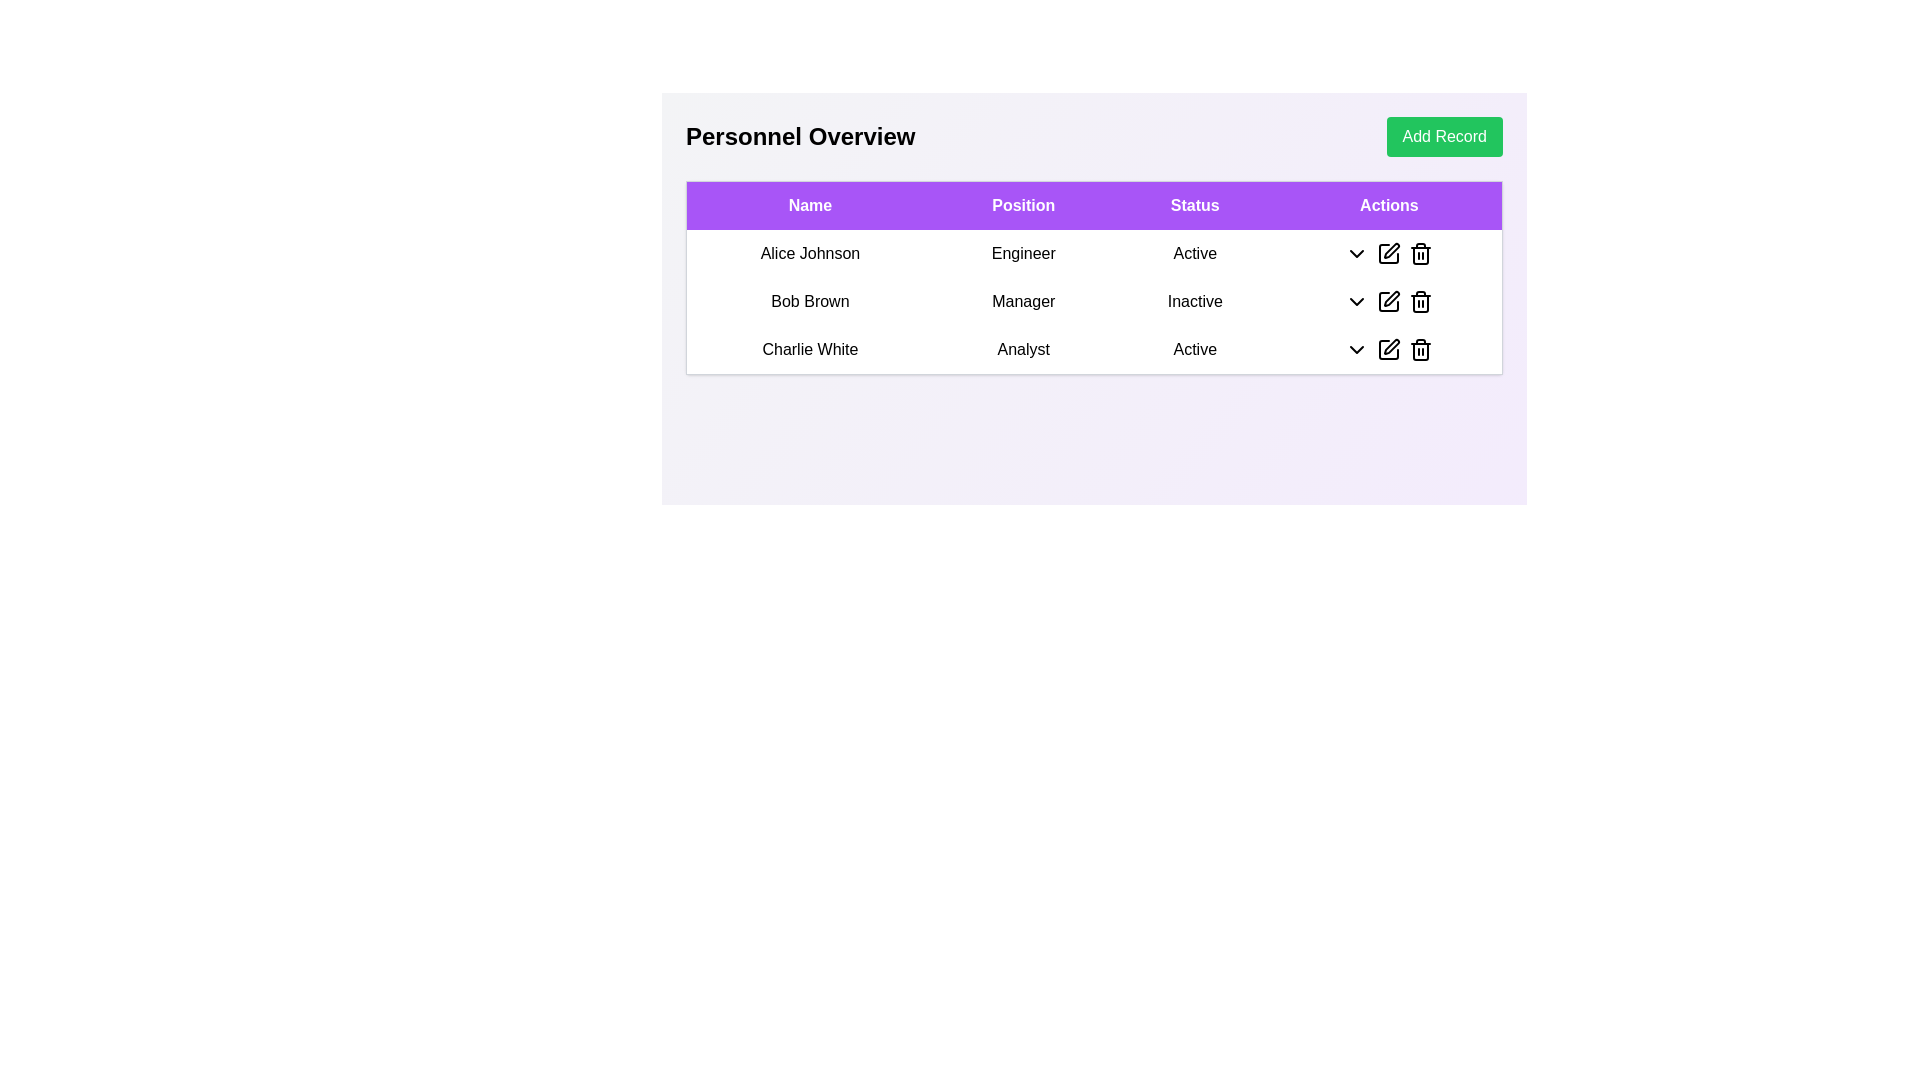  I want to click on an item in the personnel overview table to interact with it, so click(1093, 286).